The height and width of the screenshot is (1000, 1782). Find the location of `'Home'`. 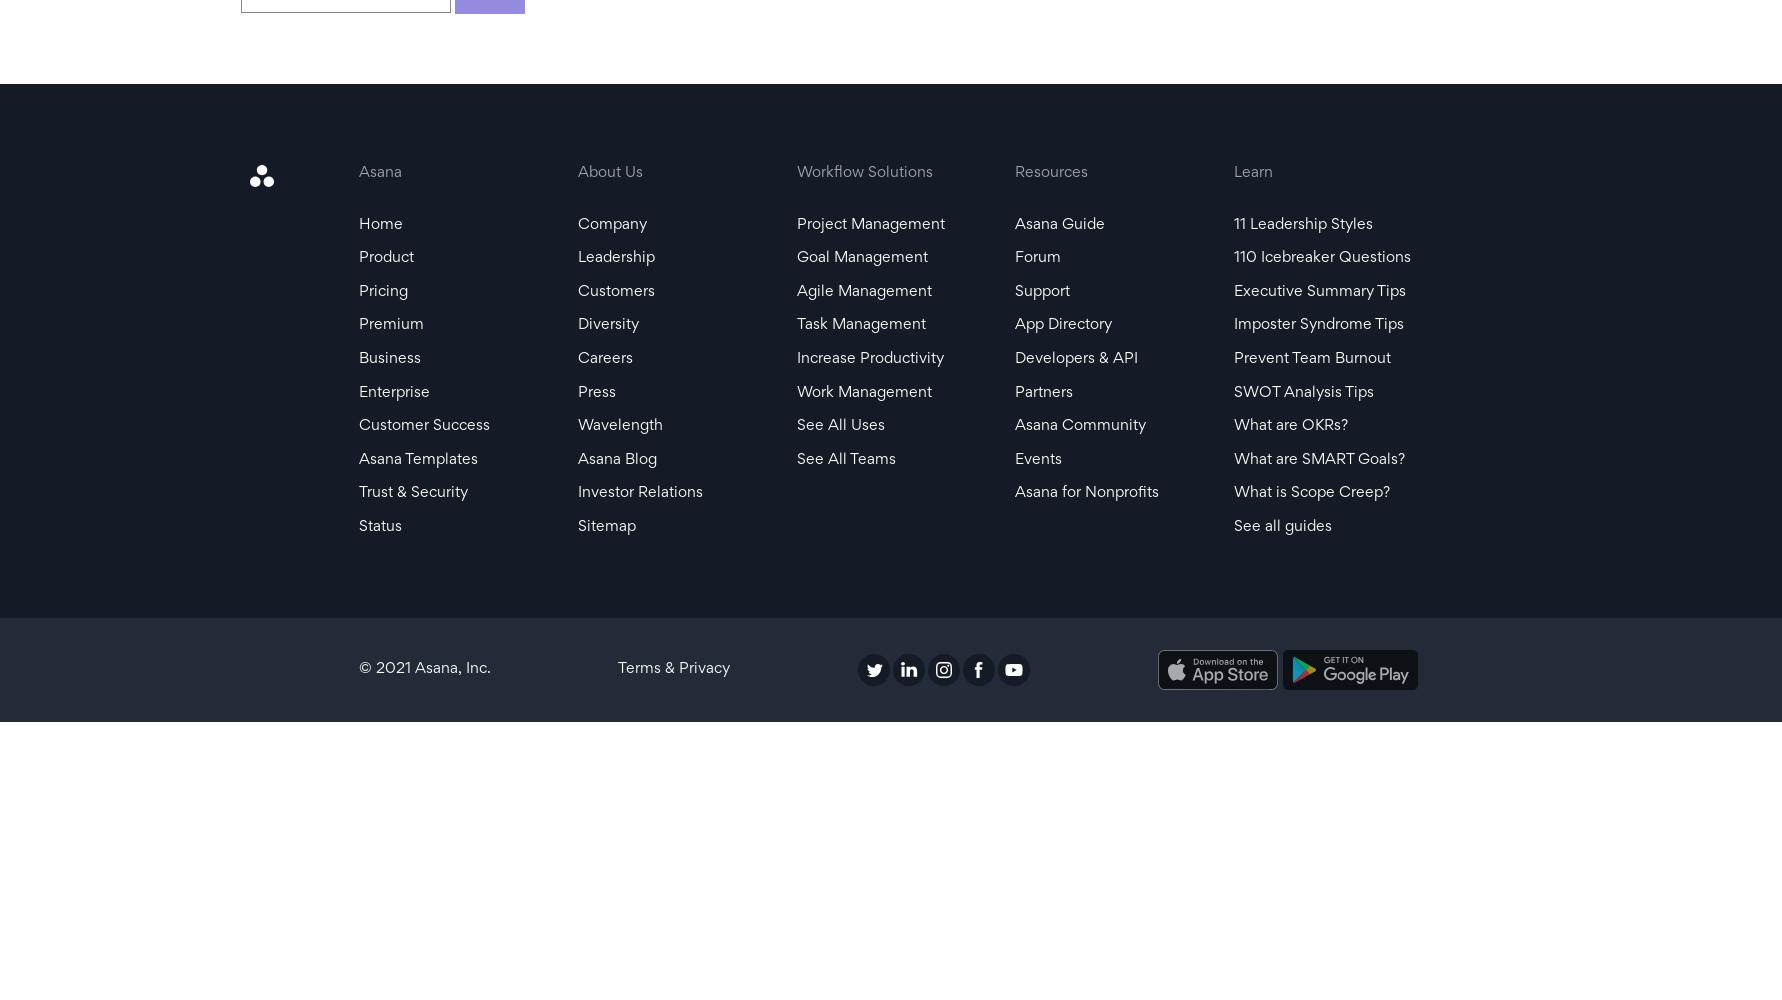

'Home' is located at coordinates (359, 223).